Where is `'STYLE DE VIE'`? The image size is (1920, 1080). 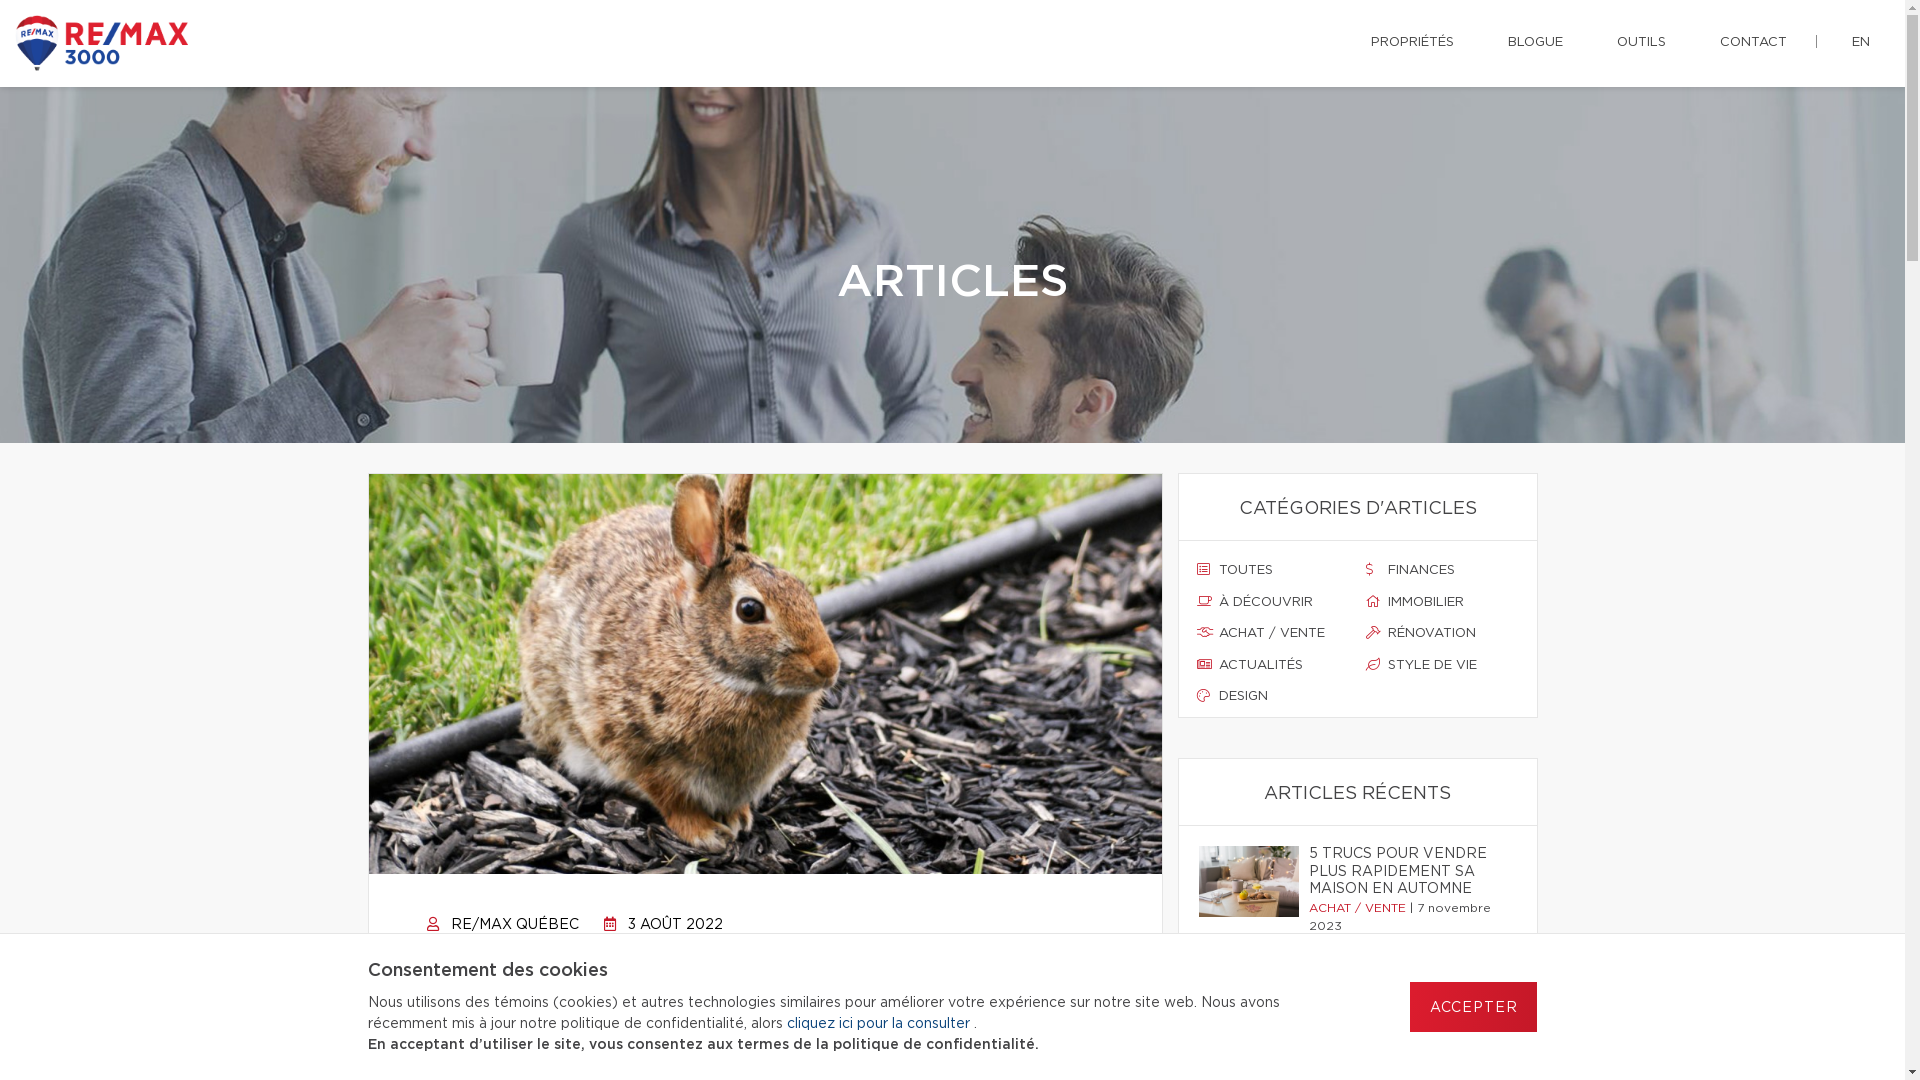
'STYLE DE VIE' is located at coordinates (1442, 666).